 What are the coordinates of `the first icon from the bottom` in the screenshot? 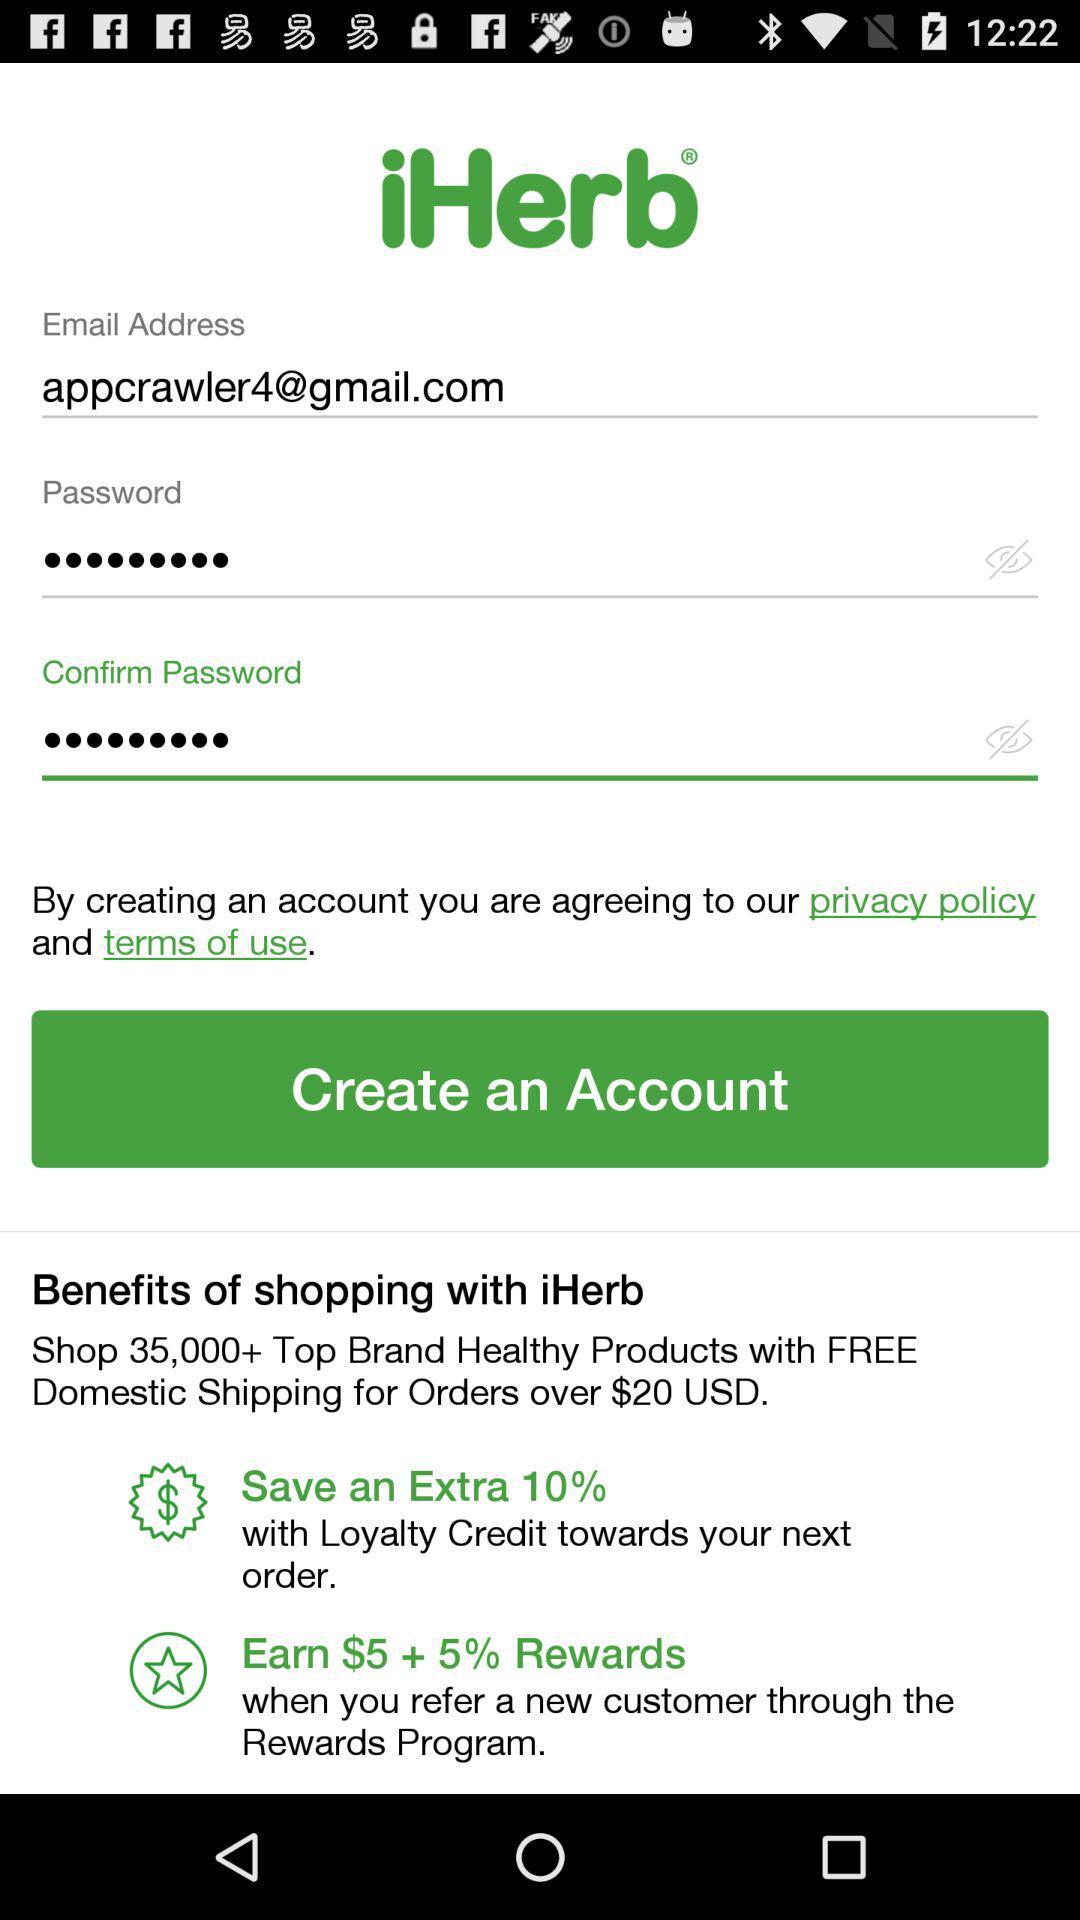 It's located at (167, 1670).